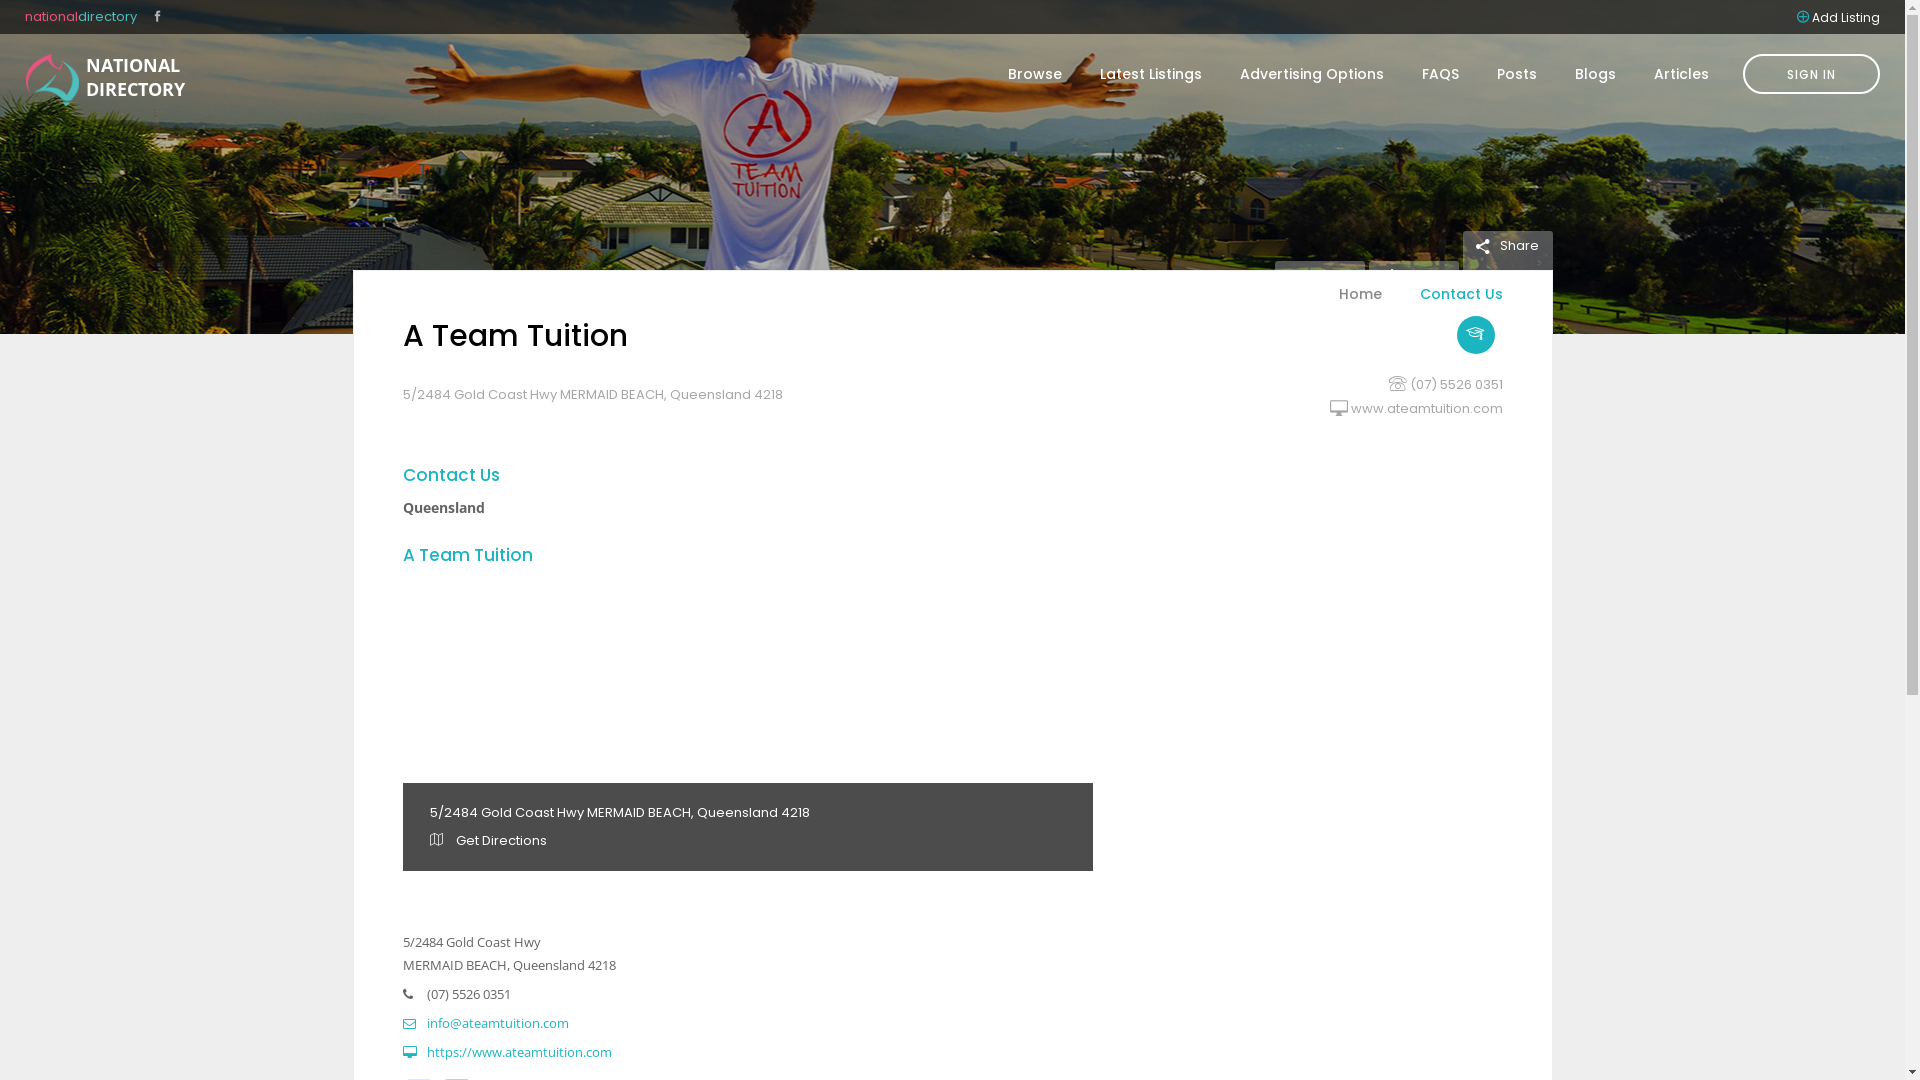 The image size is (1920, 1080). Describe the element at coordinates (1151, 72) in the screenshot. I see `'Latest Listings'` at that location.